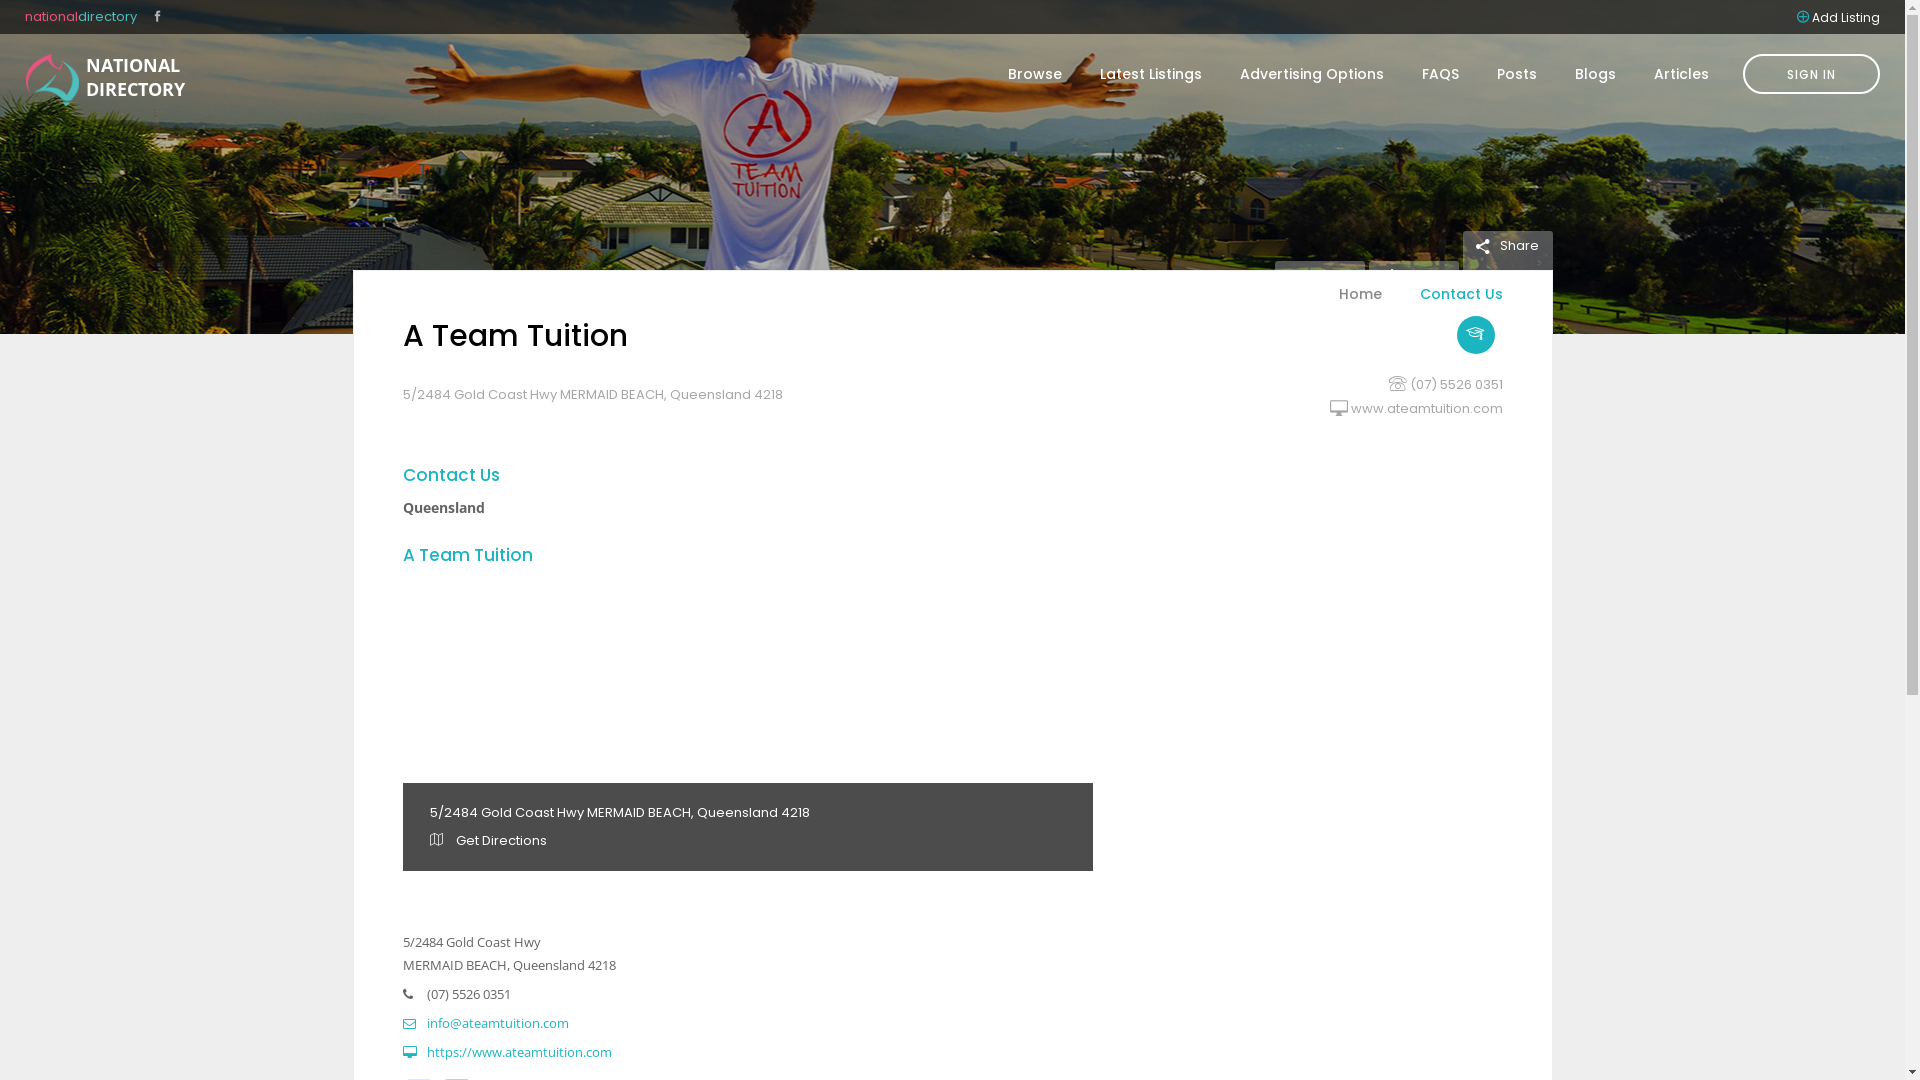 The image size is (1920, 1080). Describe the element at coordinates (1151, 72) in the screenshot. I see `'Latest Listings'` at that location.